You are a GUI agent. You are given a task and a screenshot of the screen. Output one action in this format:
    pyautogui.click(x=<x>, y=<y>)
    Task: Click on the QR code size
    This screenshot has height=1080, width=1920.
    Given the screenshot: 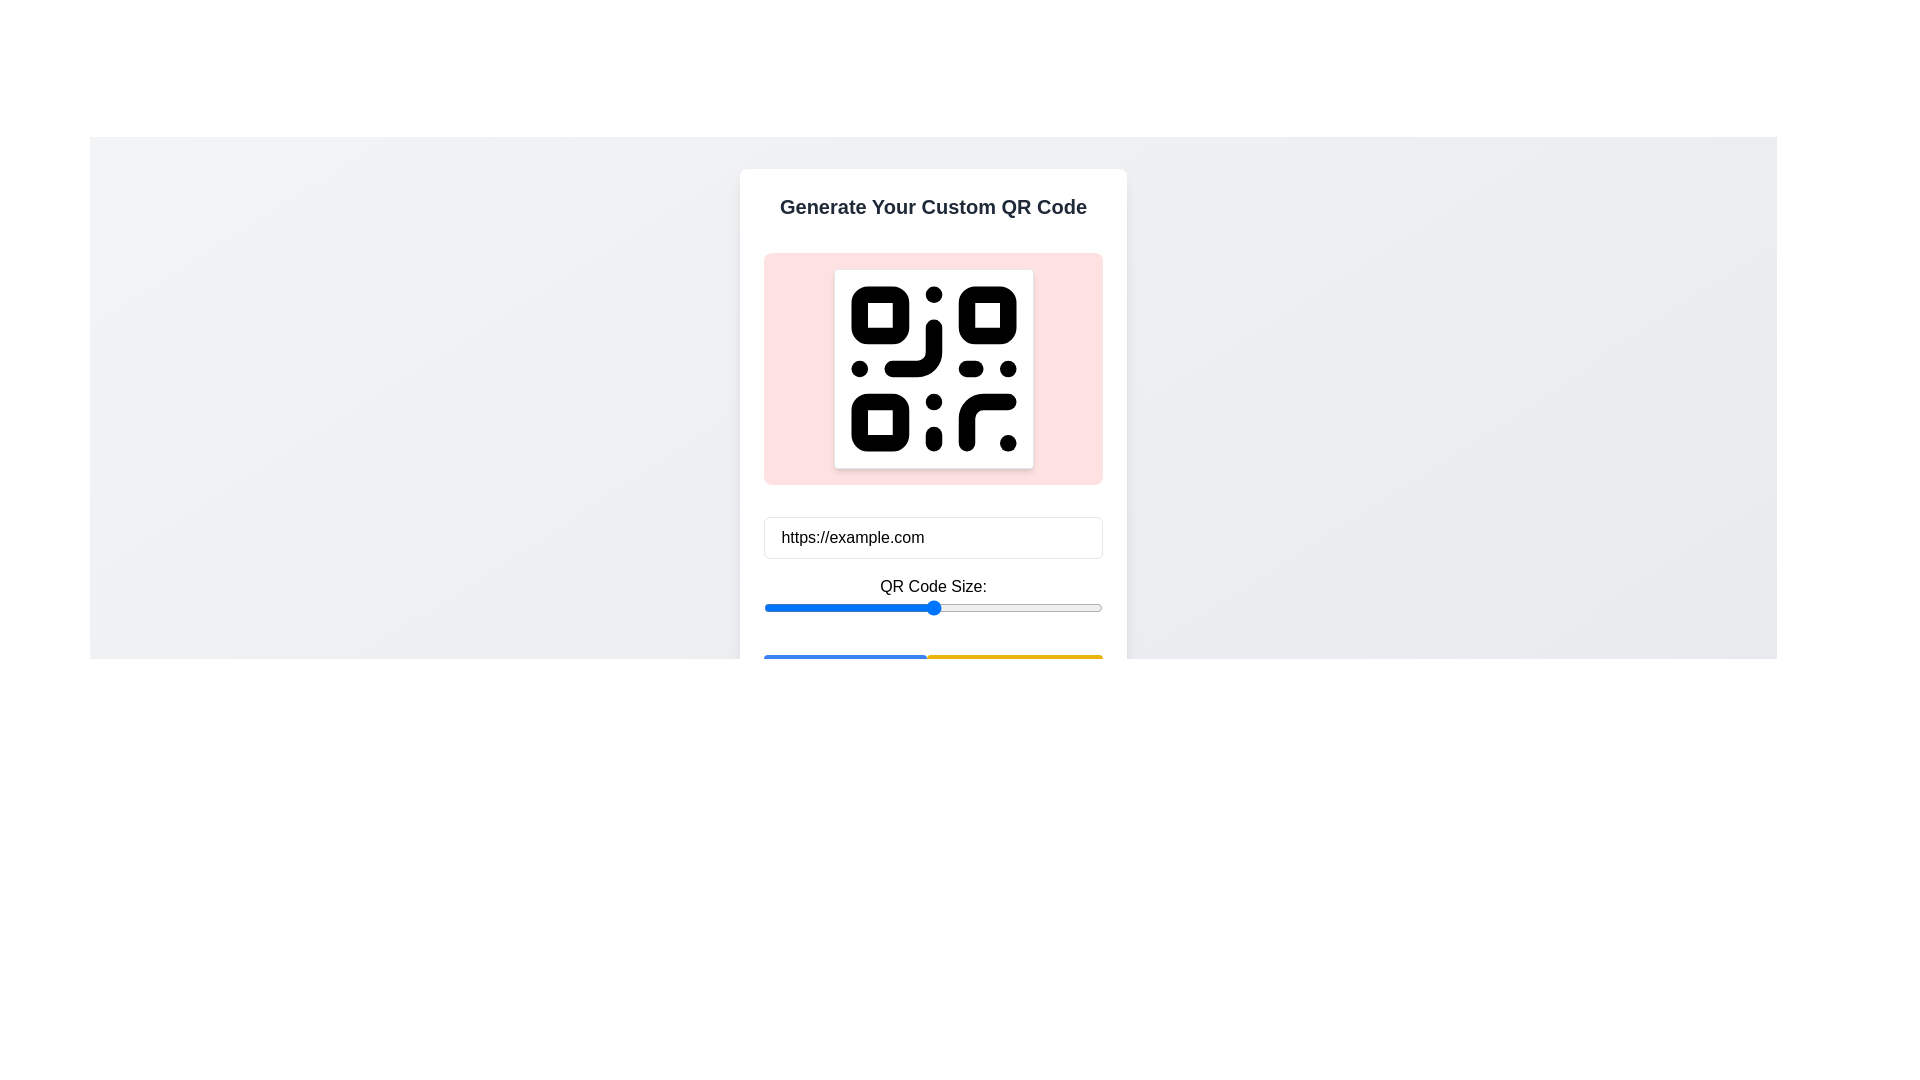 What is the action you would take?
    pyautogui.click(x=1009, y=607)
    